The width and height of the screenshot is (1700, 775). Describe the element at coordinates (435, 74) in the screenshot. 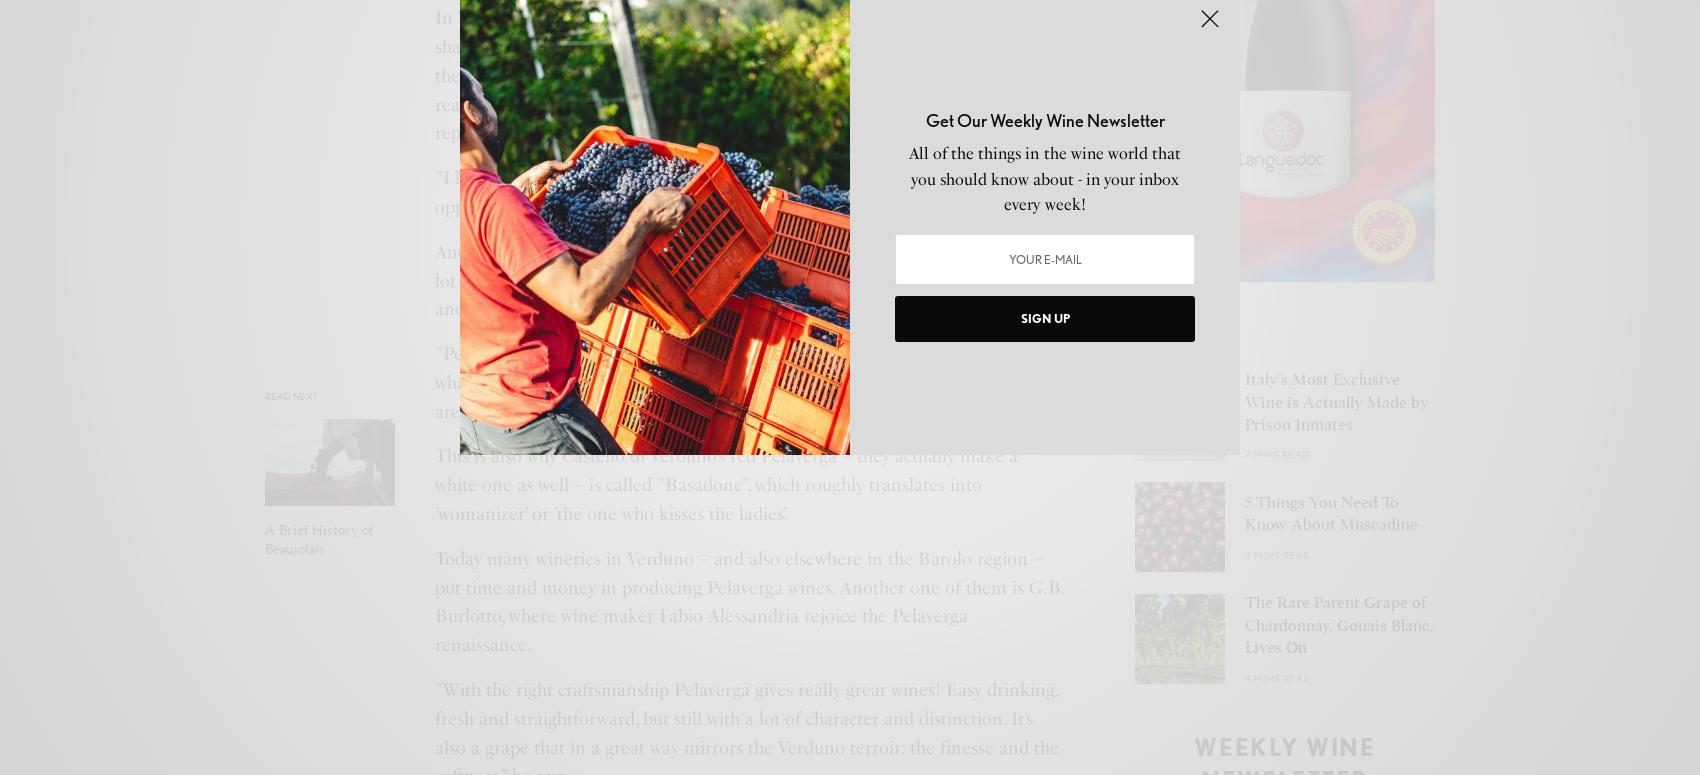

I see `'In Verduno this is a historical grape, but one that for long has lived in the shadows of The King Nebbiolo and The Queen Barbera (and yes, compared to them Pelaverga is the mischievous little princess). One of the wineries that really have been in the forefront in the battle for Pelaverga’s regained reputation is Castello di Verduno and wine maker Mario Andrion.'` at that location.